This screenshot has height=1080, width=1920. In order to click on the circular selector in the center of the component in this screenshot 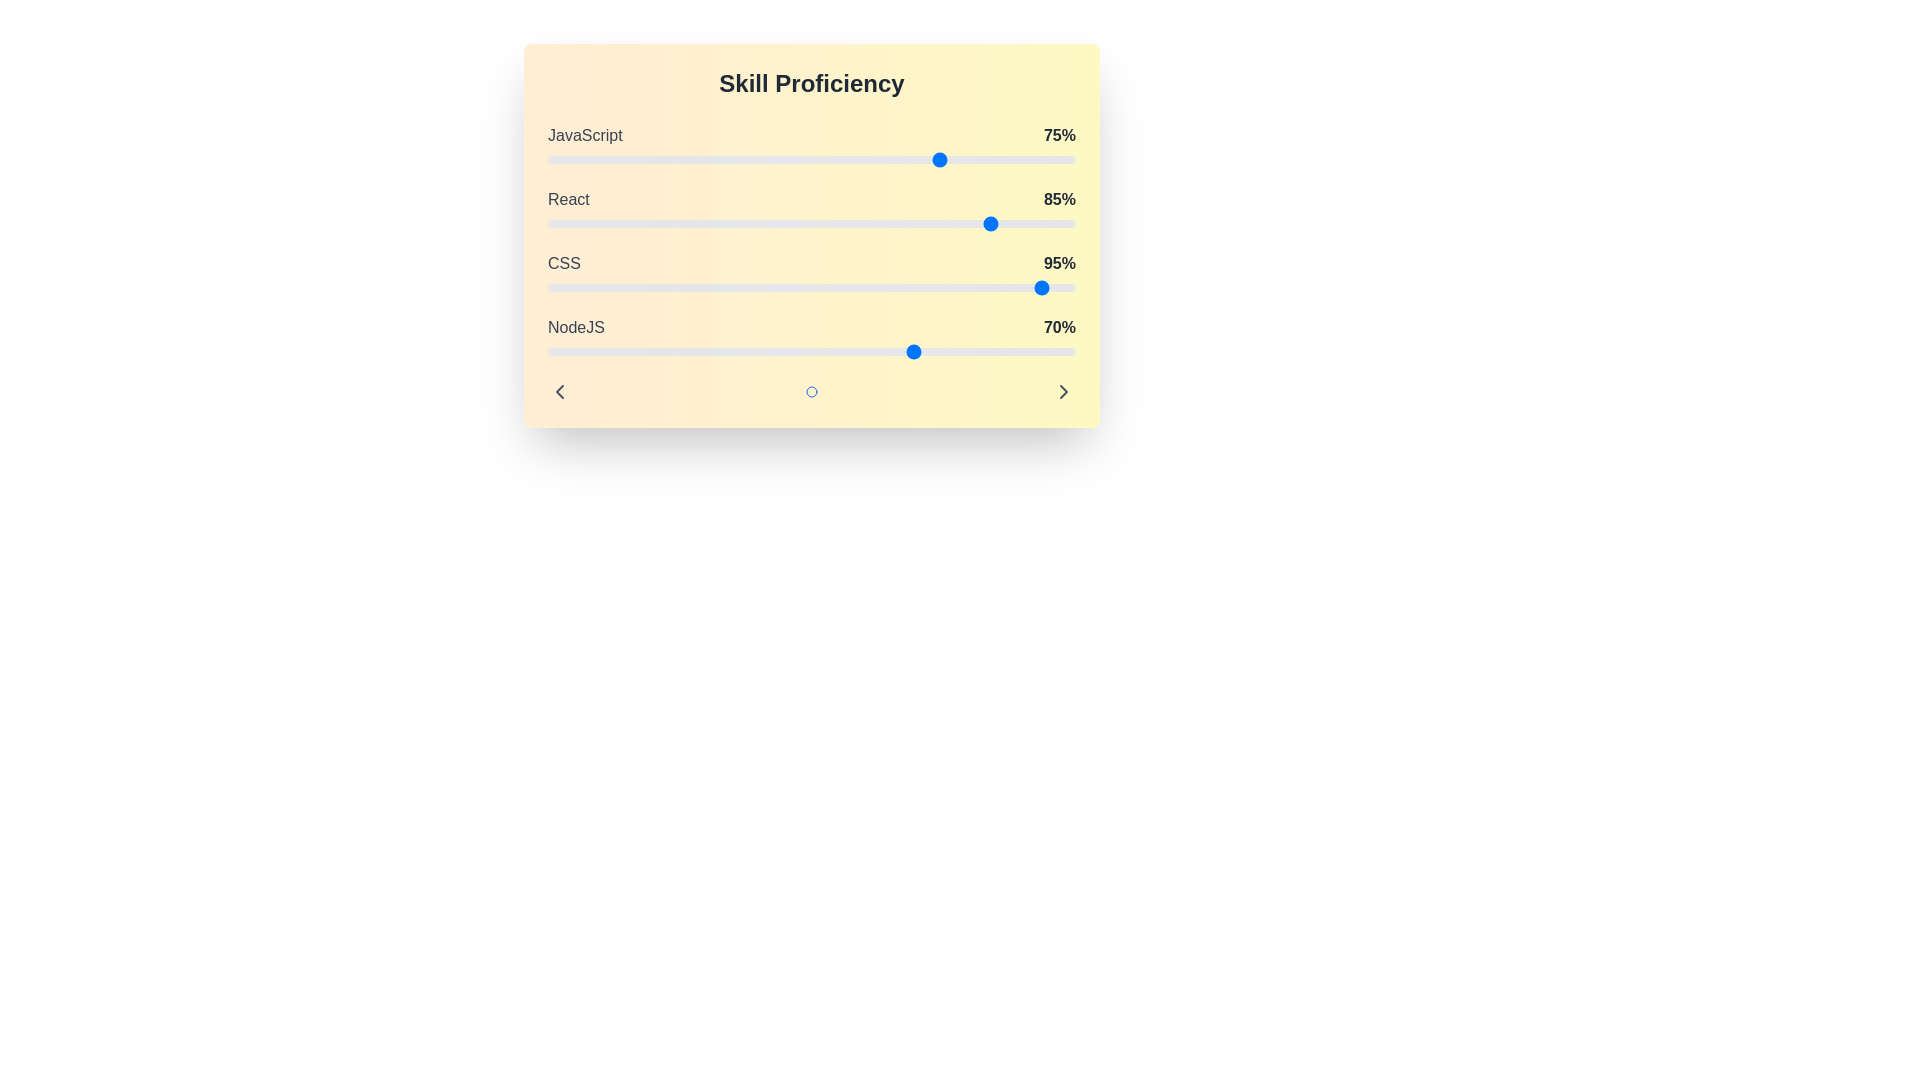, I will do `click(811, 392)`.